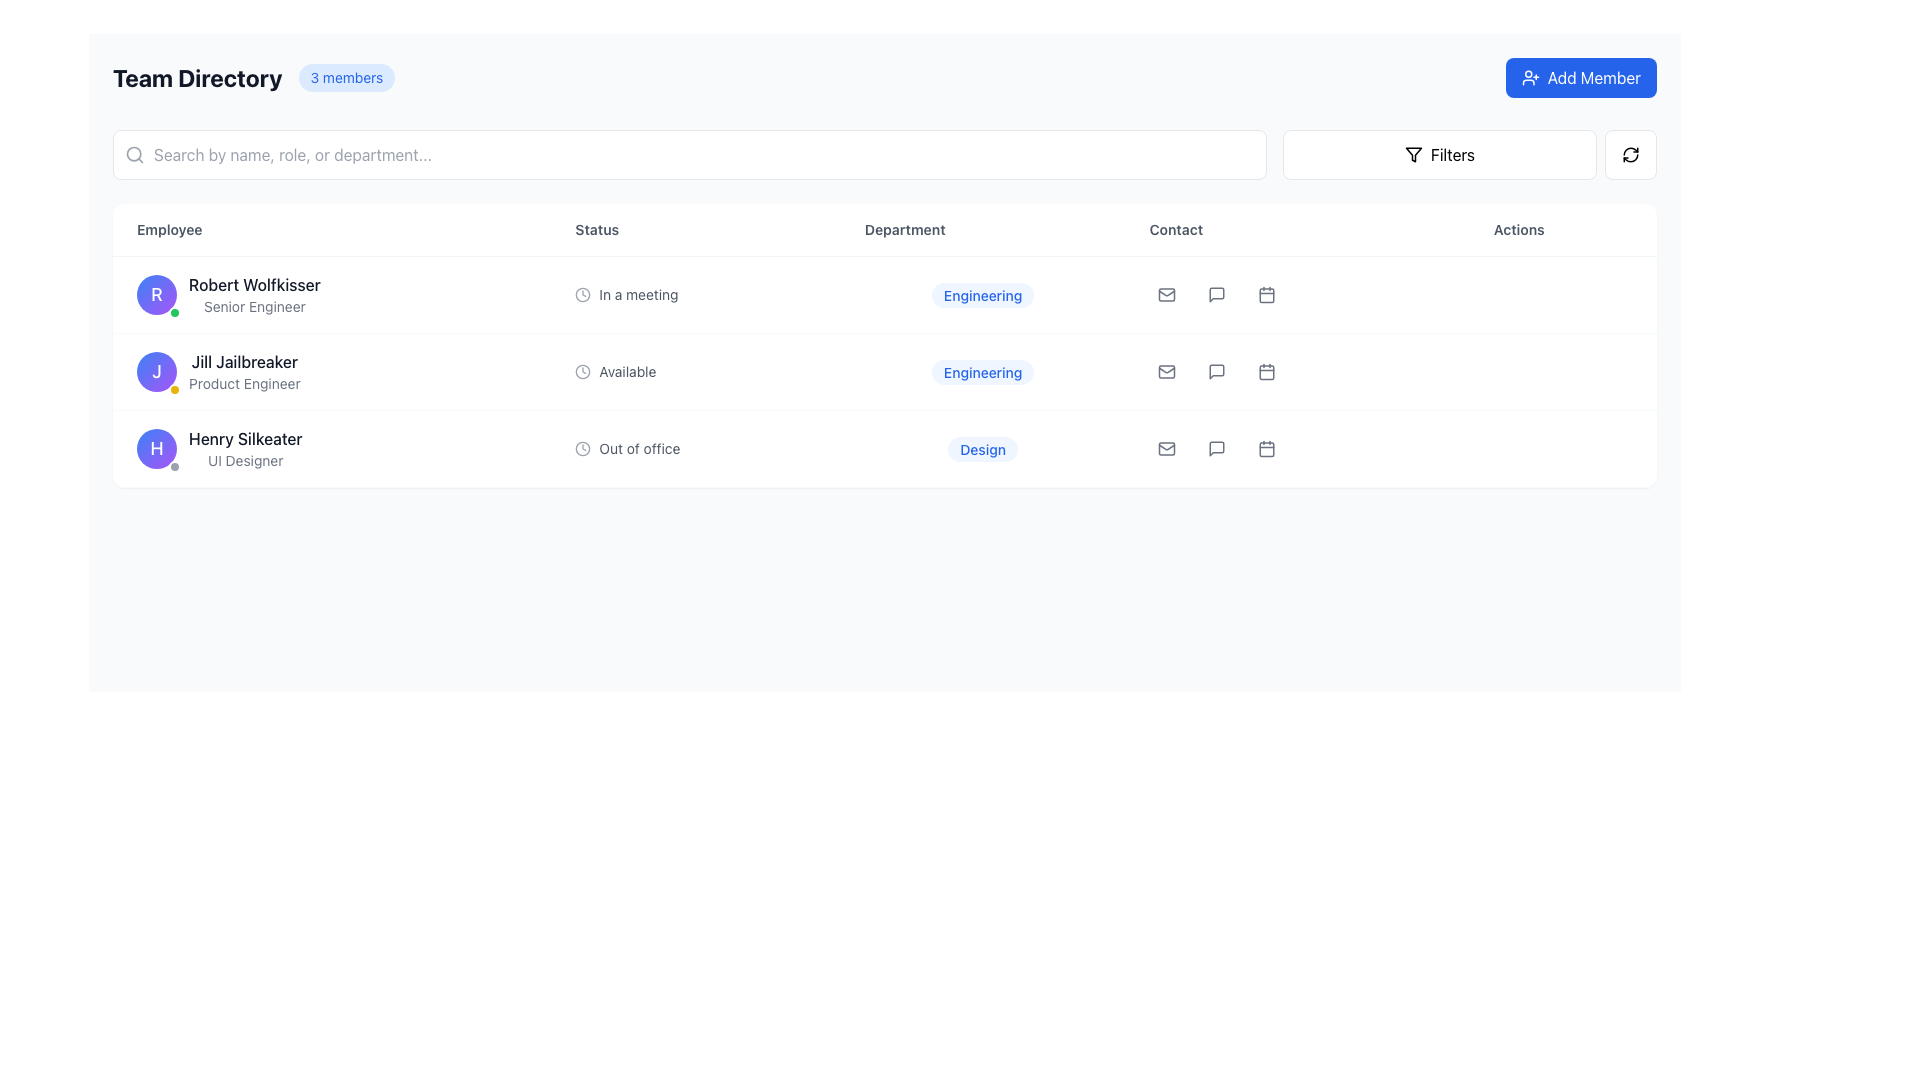  I want to click on the 'Add Member' text label inside the blue button, so click(1593, 76).